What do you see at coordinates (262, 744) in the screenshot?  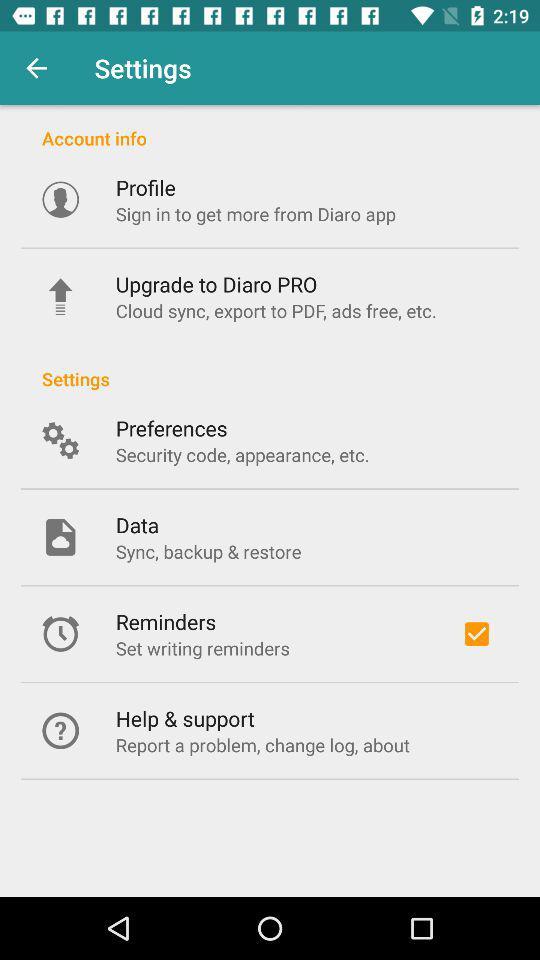 I see `the icon below help & support item` at bounding box center [262, 744].